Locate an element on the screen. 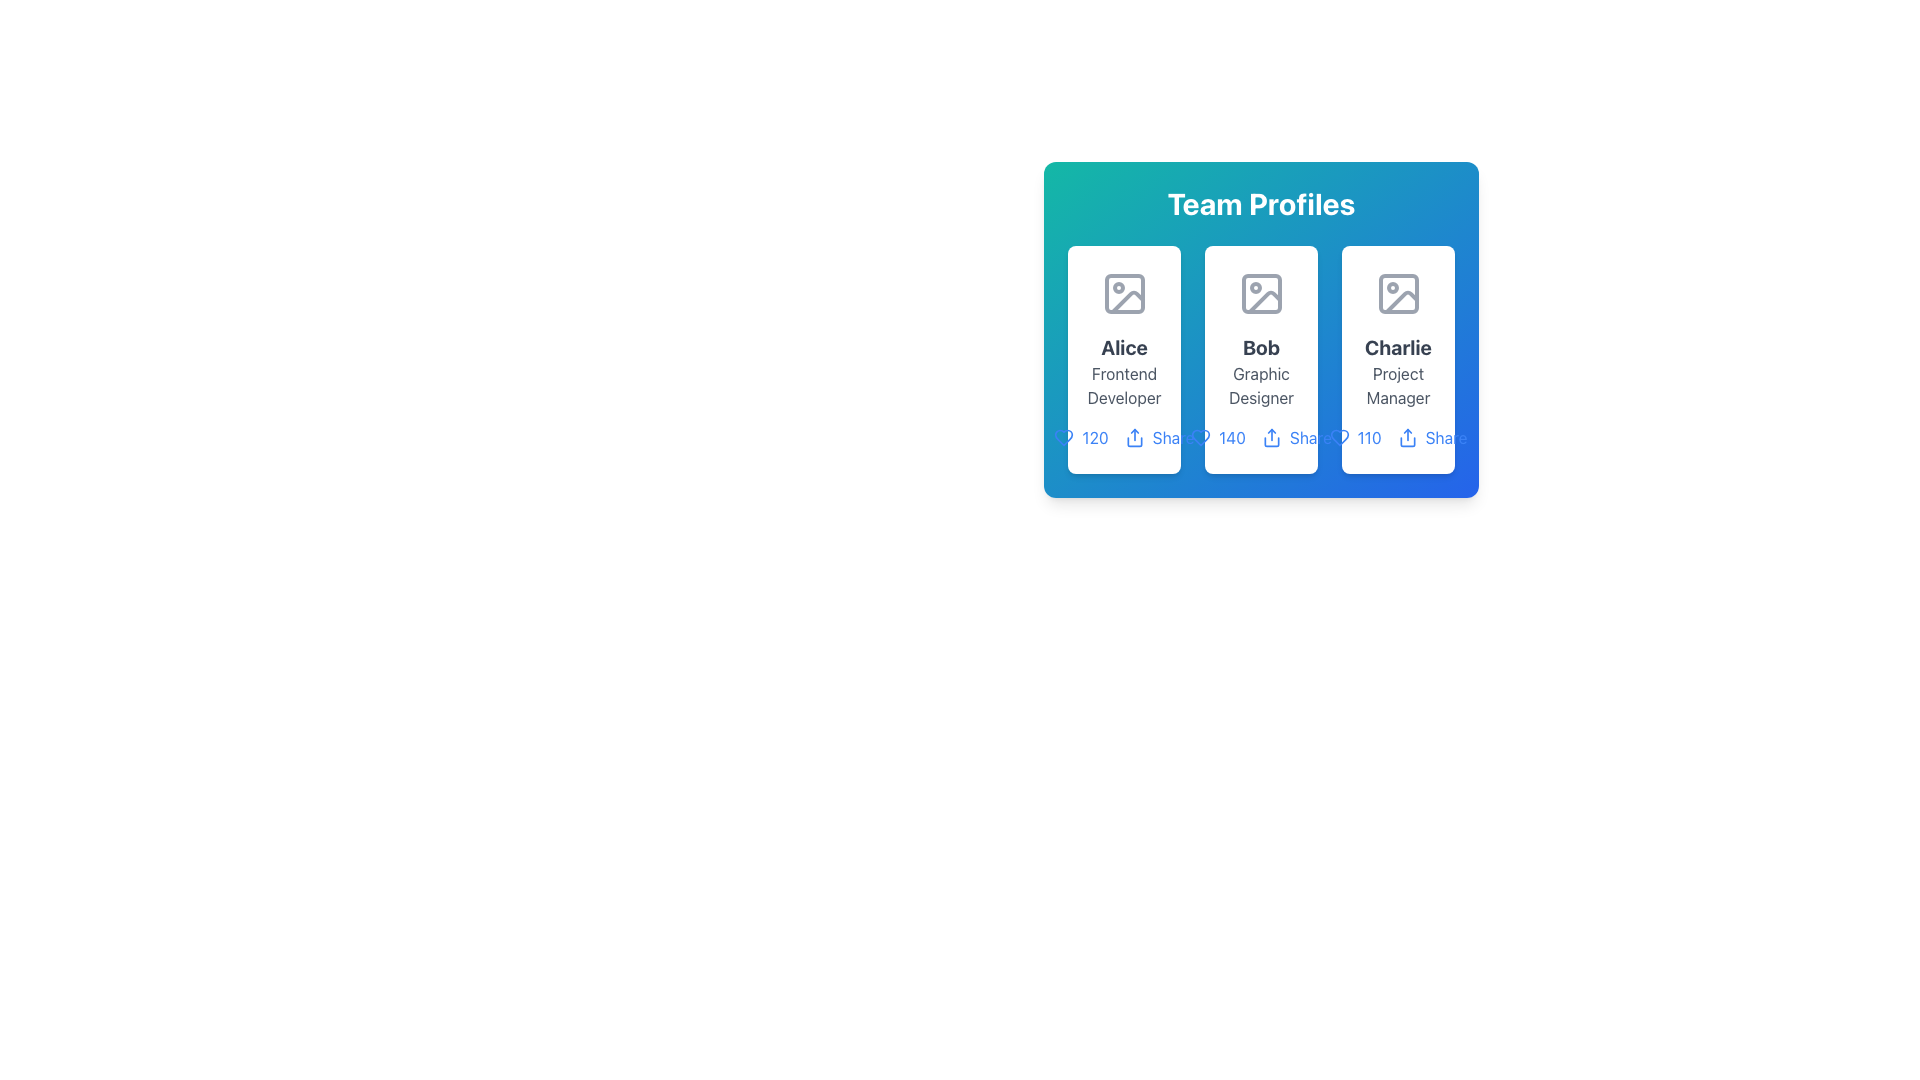  the text label displaying the name 'Charlie' located in the center of the third card under 'Team Profiles' is located at coordinates (1397, 346).